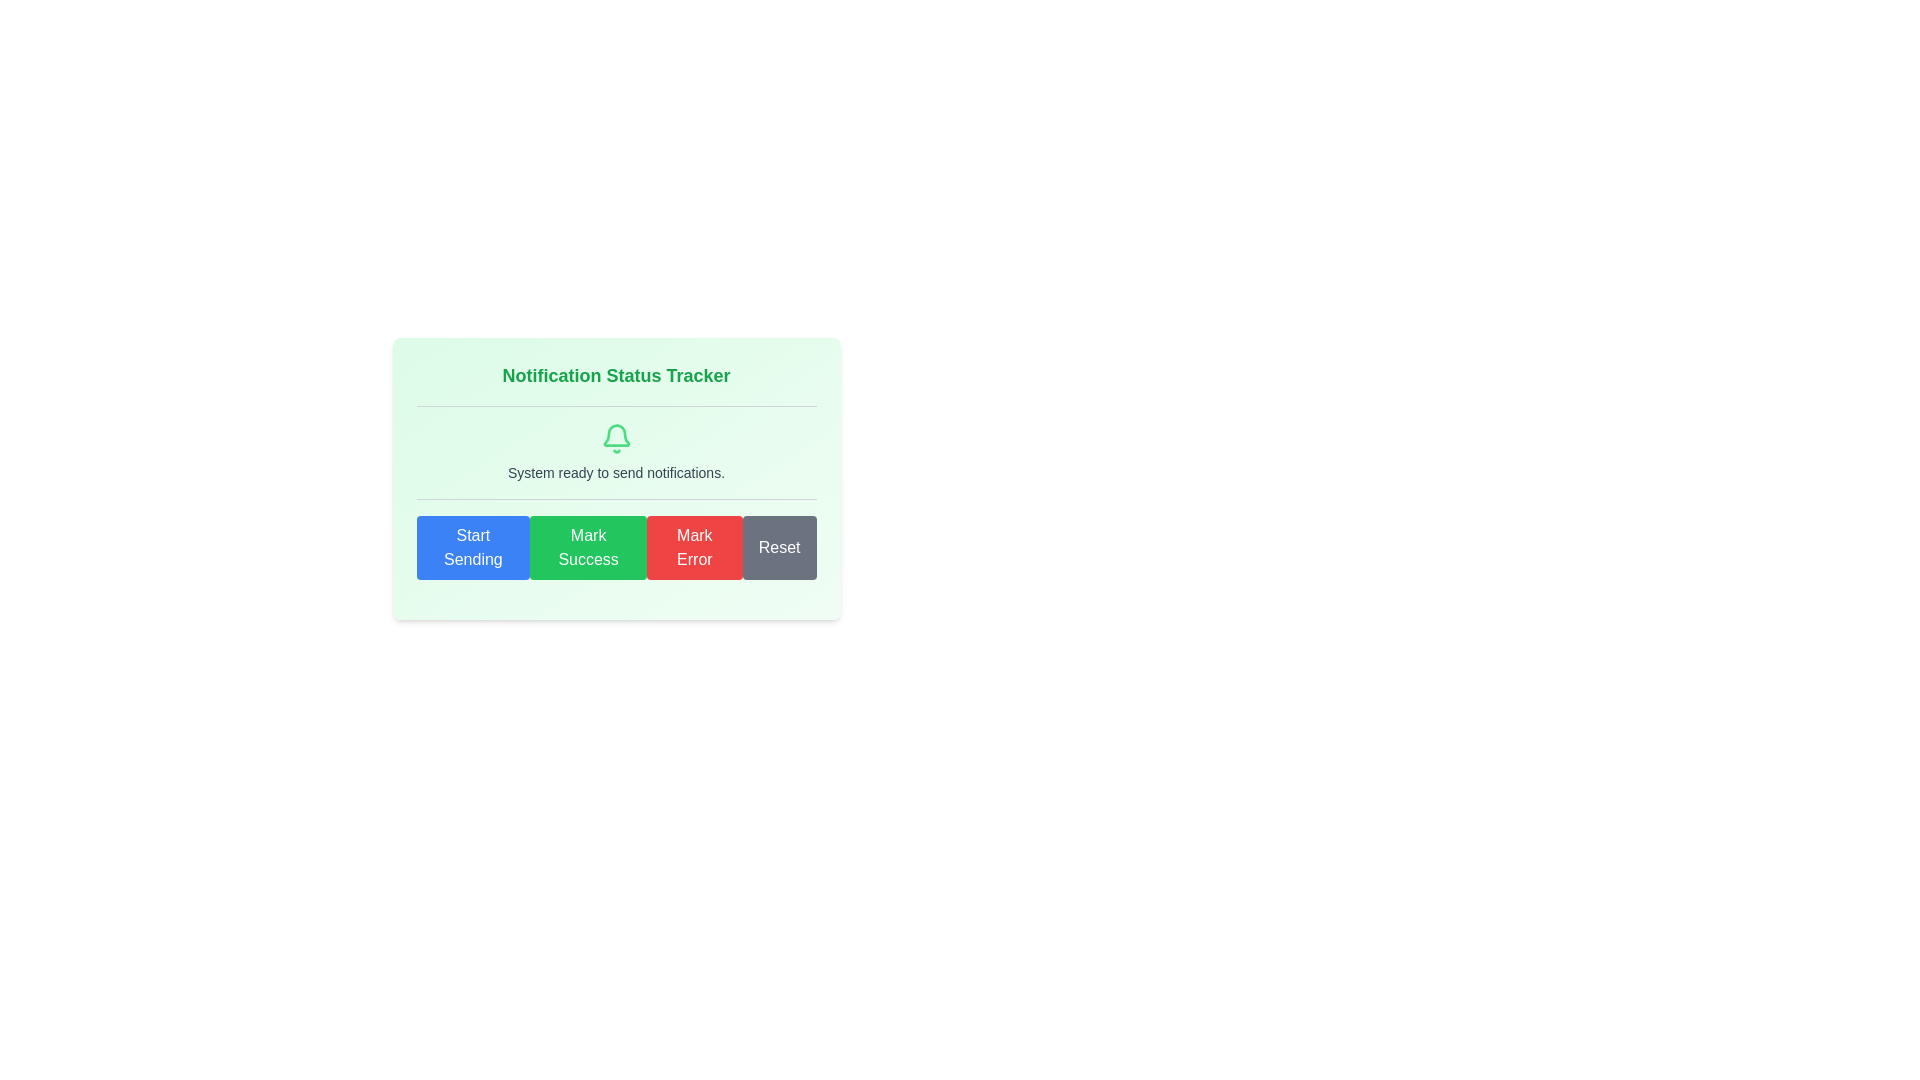  I want to click on the 'Mark Success' button, which is a rectangular button with a green background and white text, centrally located in a row of four buttons, so click(587, 547).